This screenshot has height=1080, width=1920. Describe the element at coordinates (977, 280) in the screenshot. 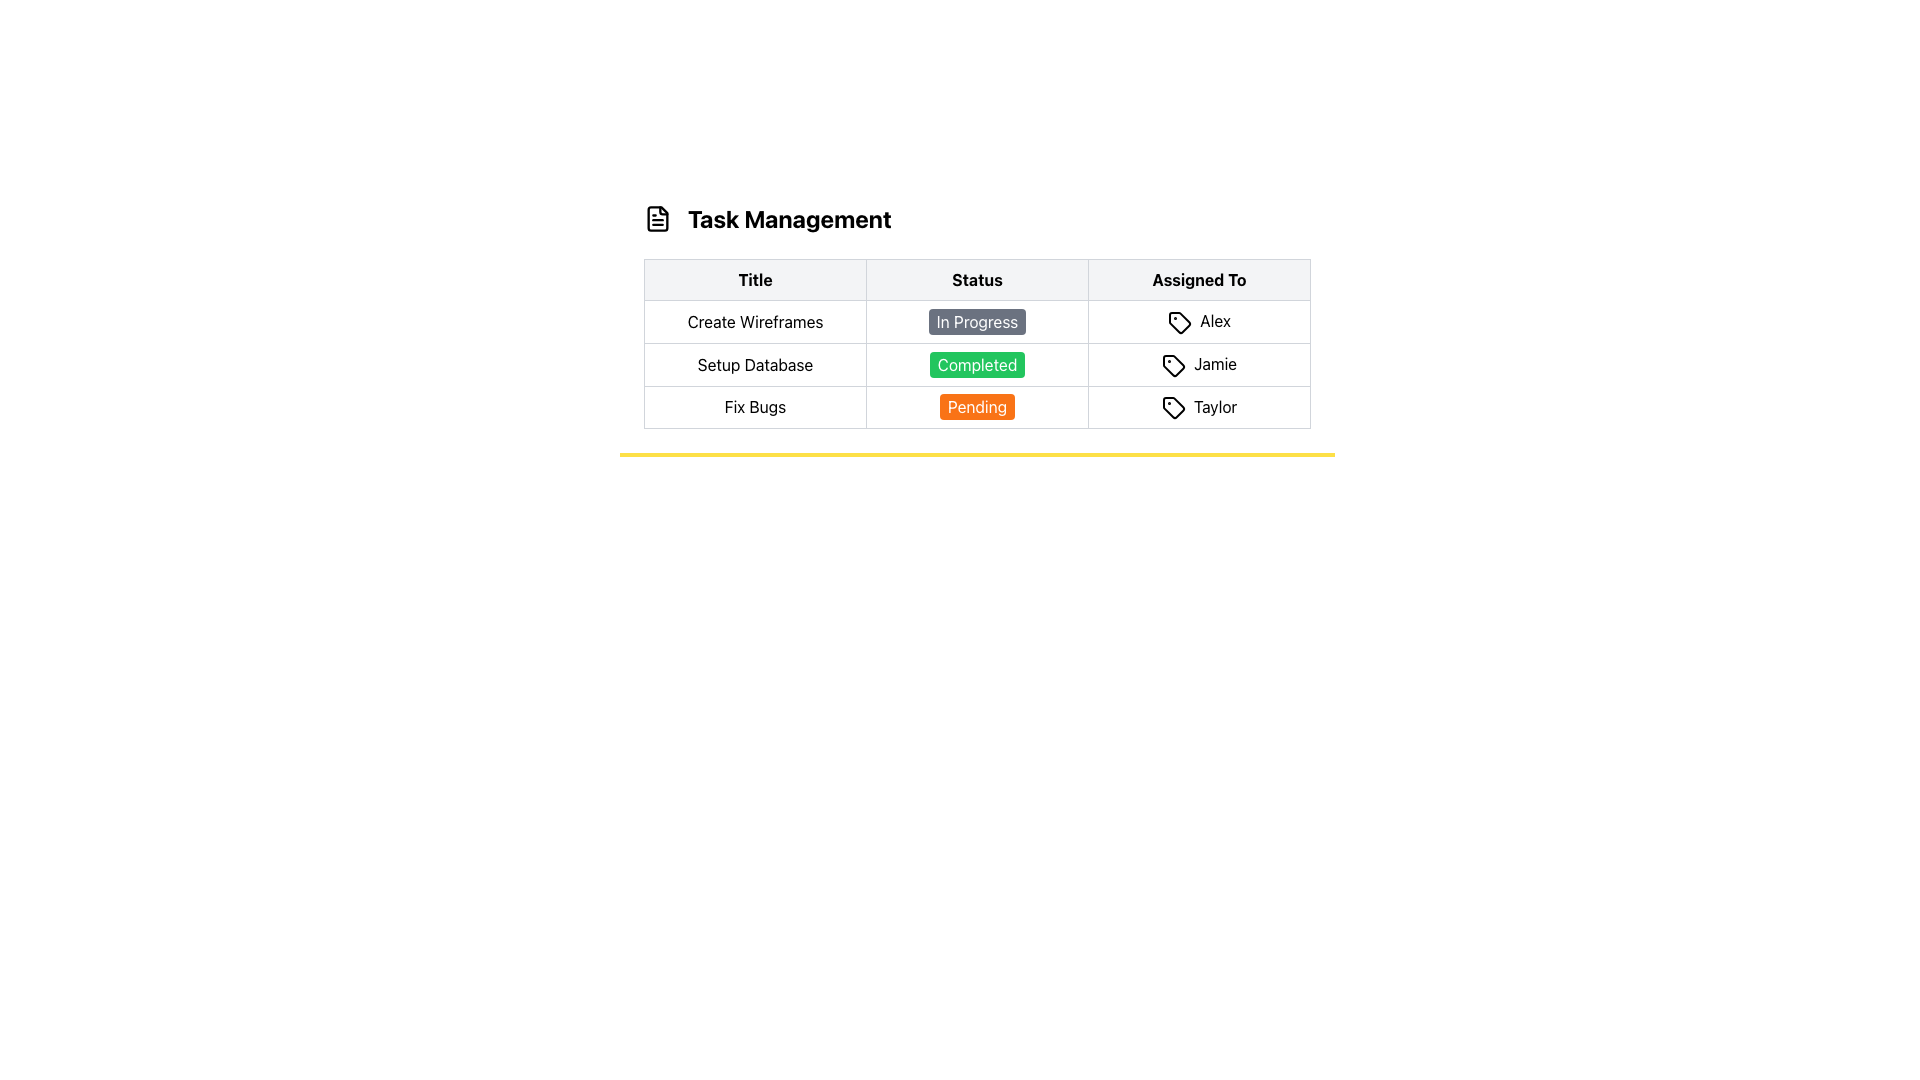

I see `the headers in the Table Header Row` at that location.